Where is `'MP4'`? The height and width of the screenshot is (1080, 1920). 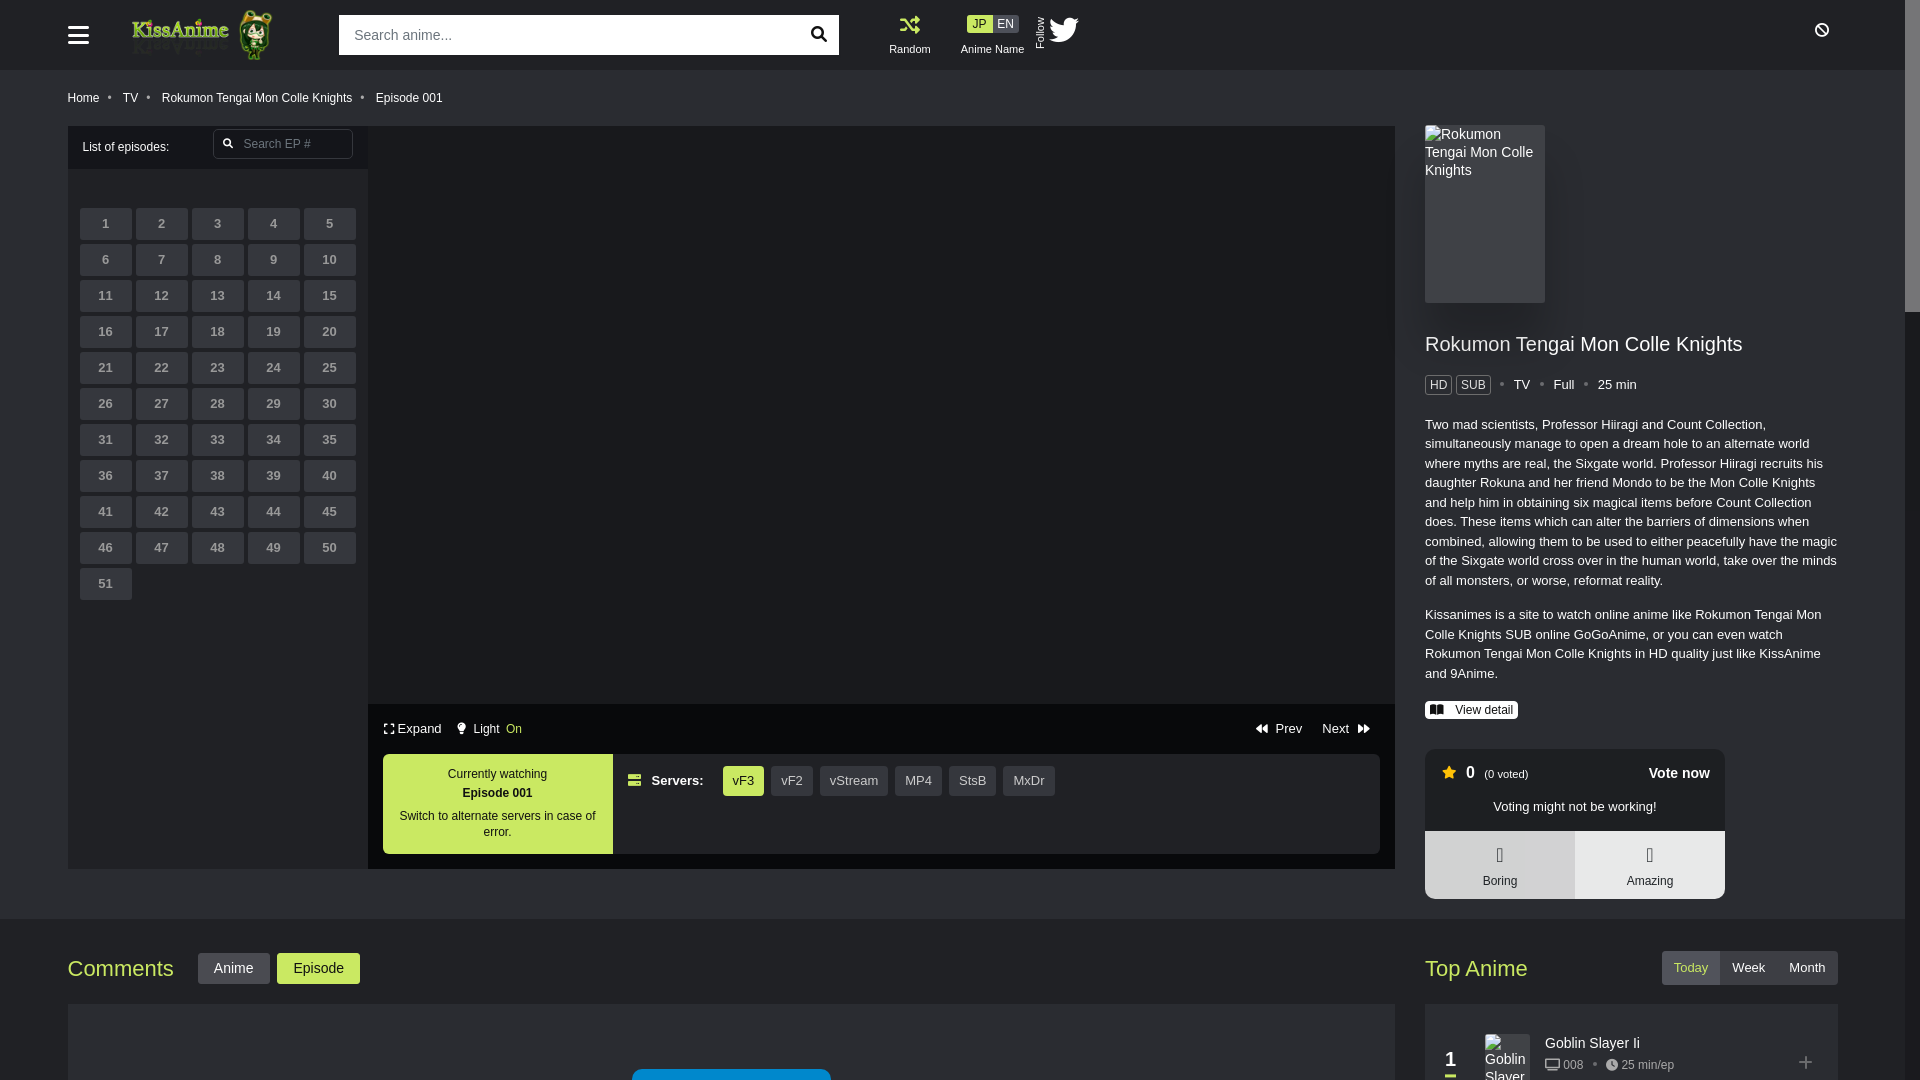
'MP4' is located at coordinates (917, 779).